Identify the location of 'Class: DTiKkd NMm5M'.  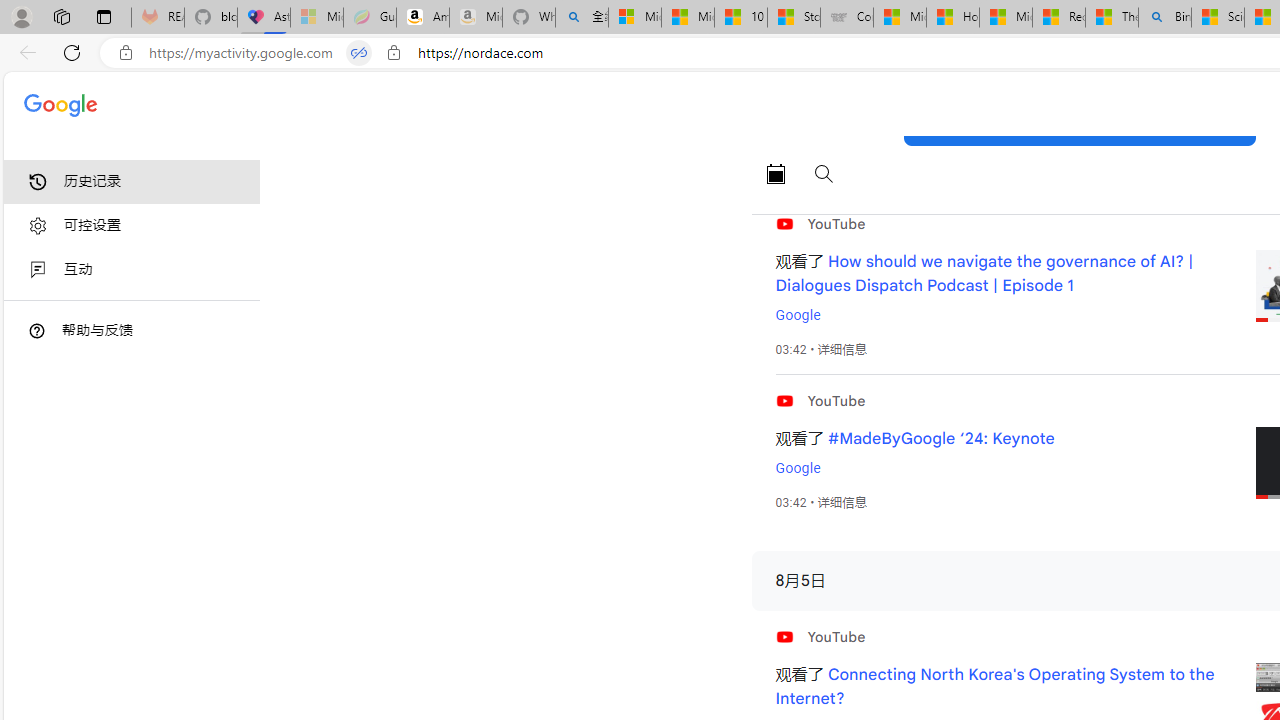
(37, 329).